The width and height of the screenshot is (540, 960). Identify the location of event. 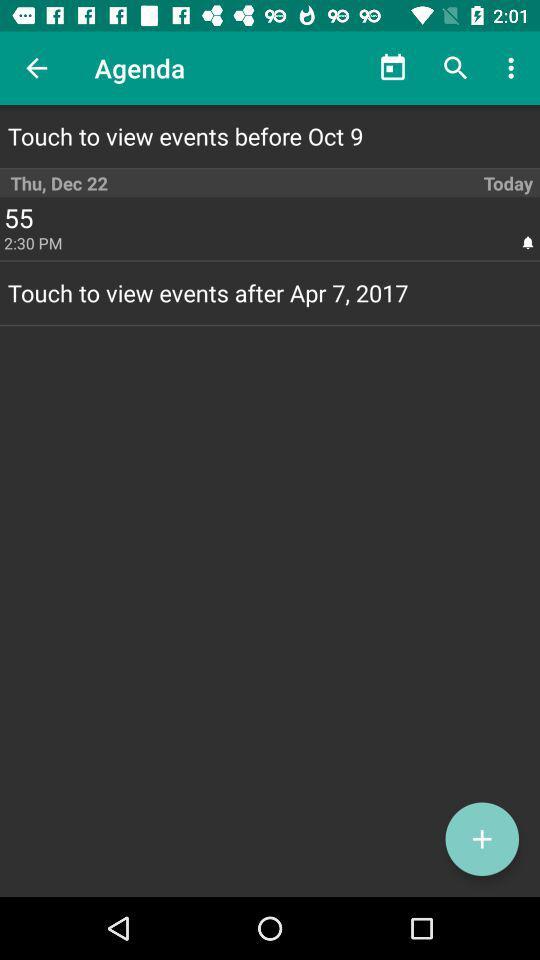
(481, 839).